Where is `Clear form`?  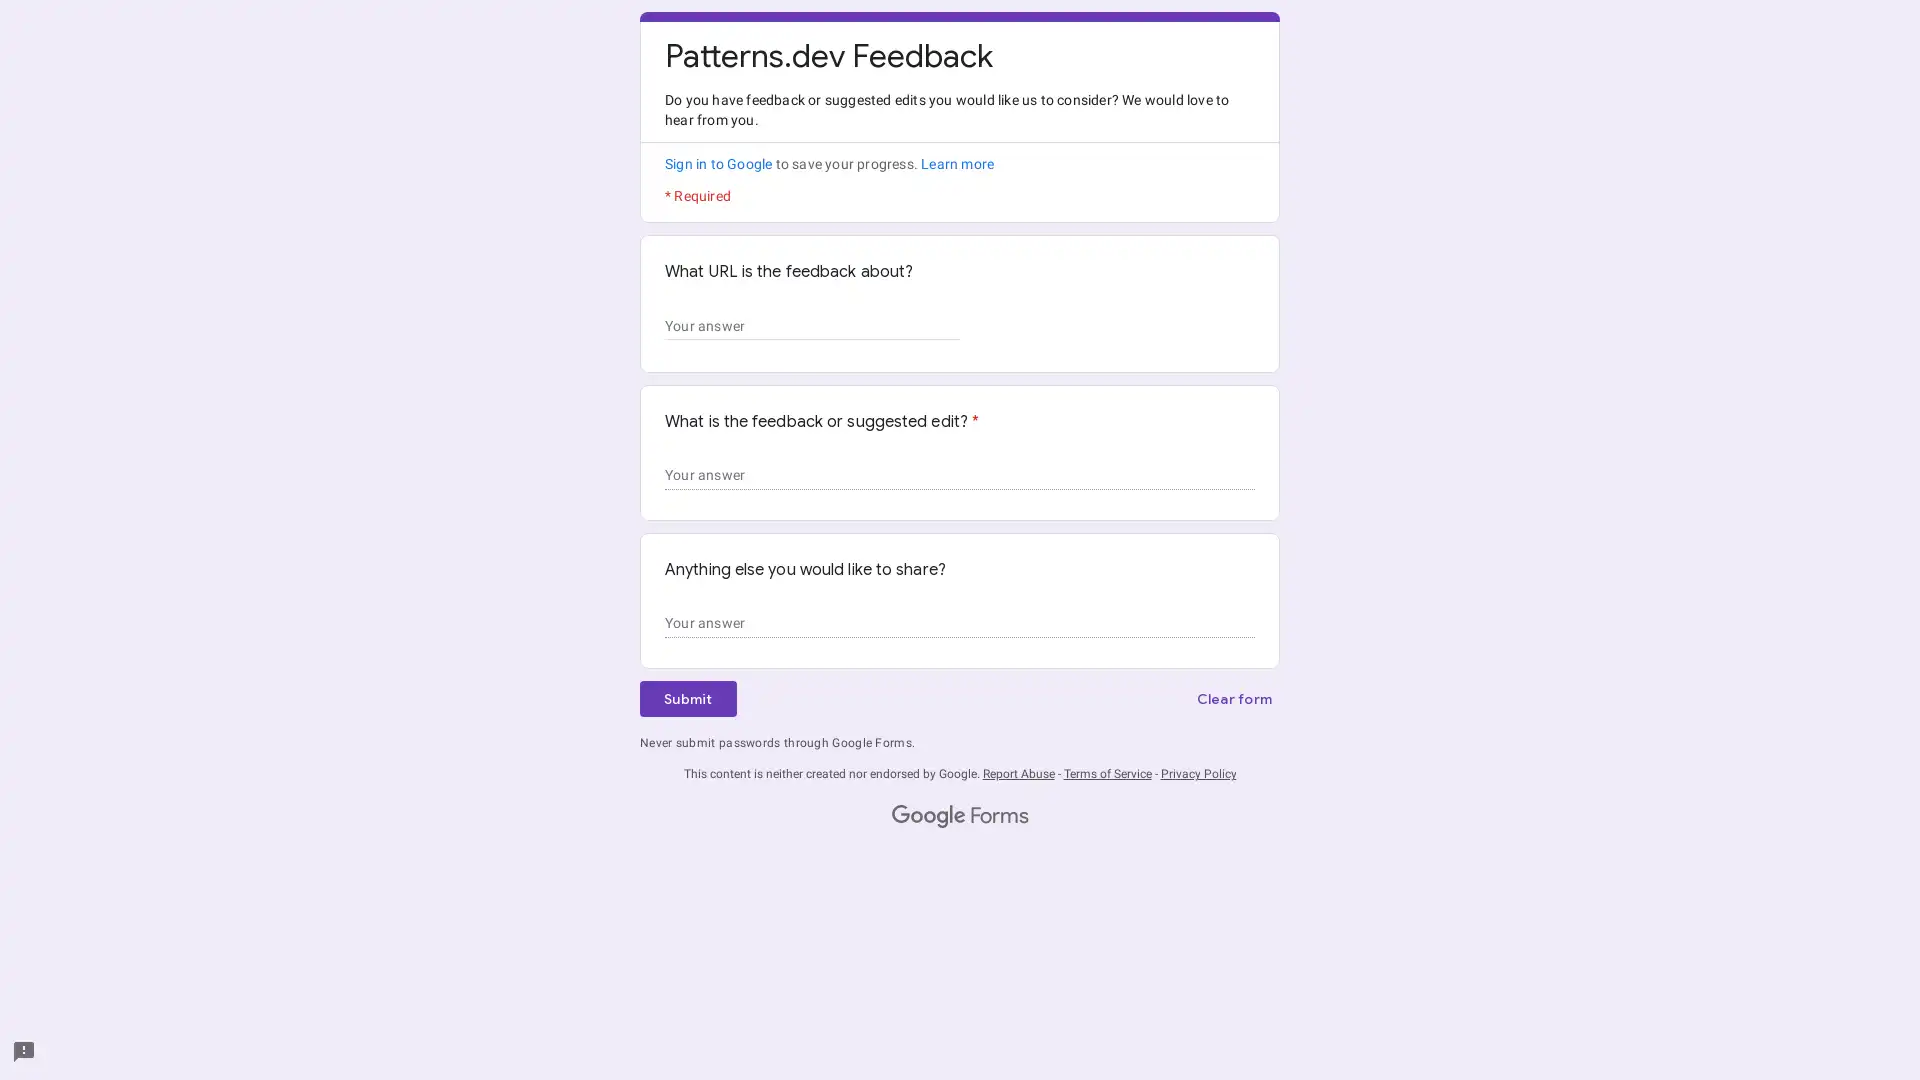
Clear form is located at coordinates (1232, 697).